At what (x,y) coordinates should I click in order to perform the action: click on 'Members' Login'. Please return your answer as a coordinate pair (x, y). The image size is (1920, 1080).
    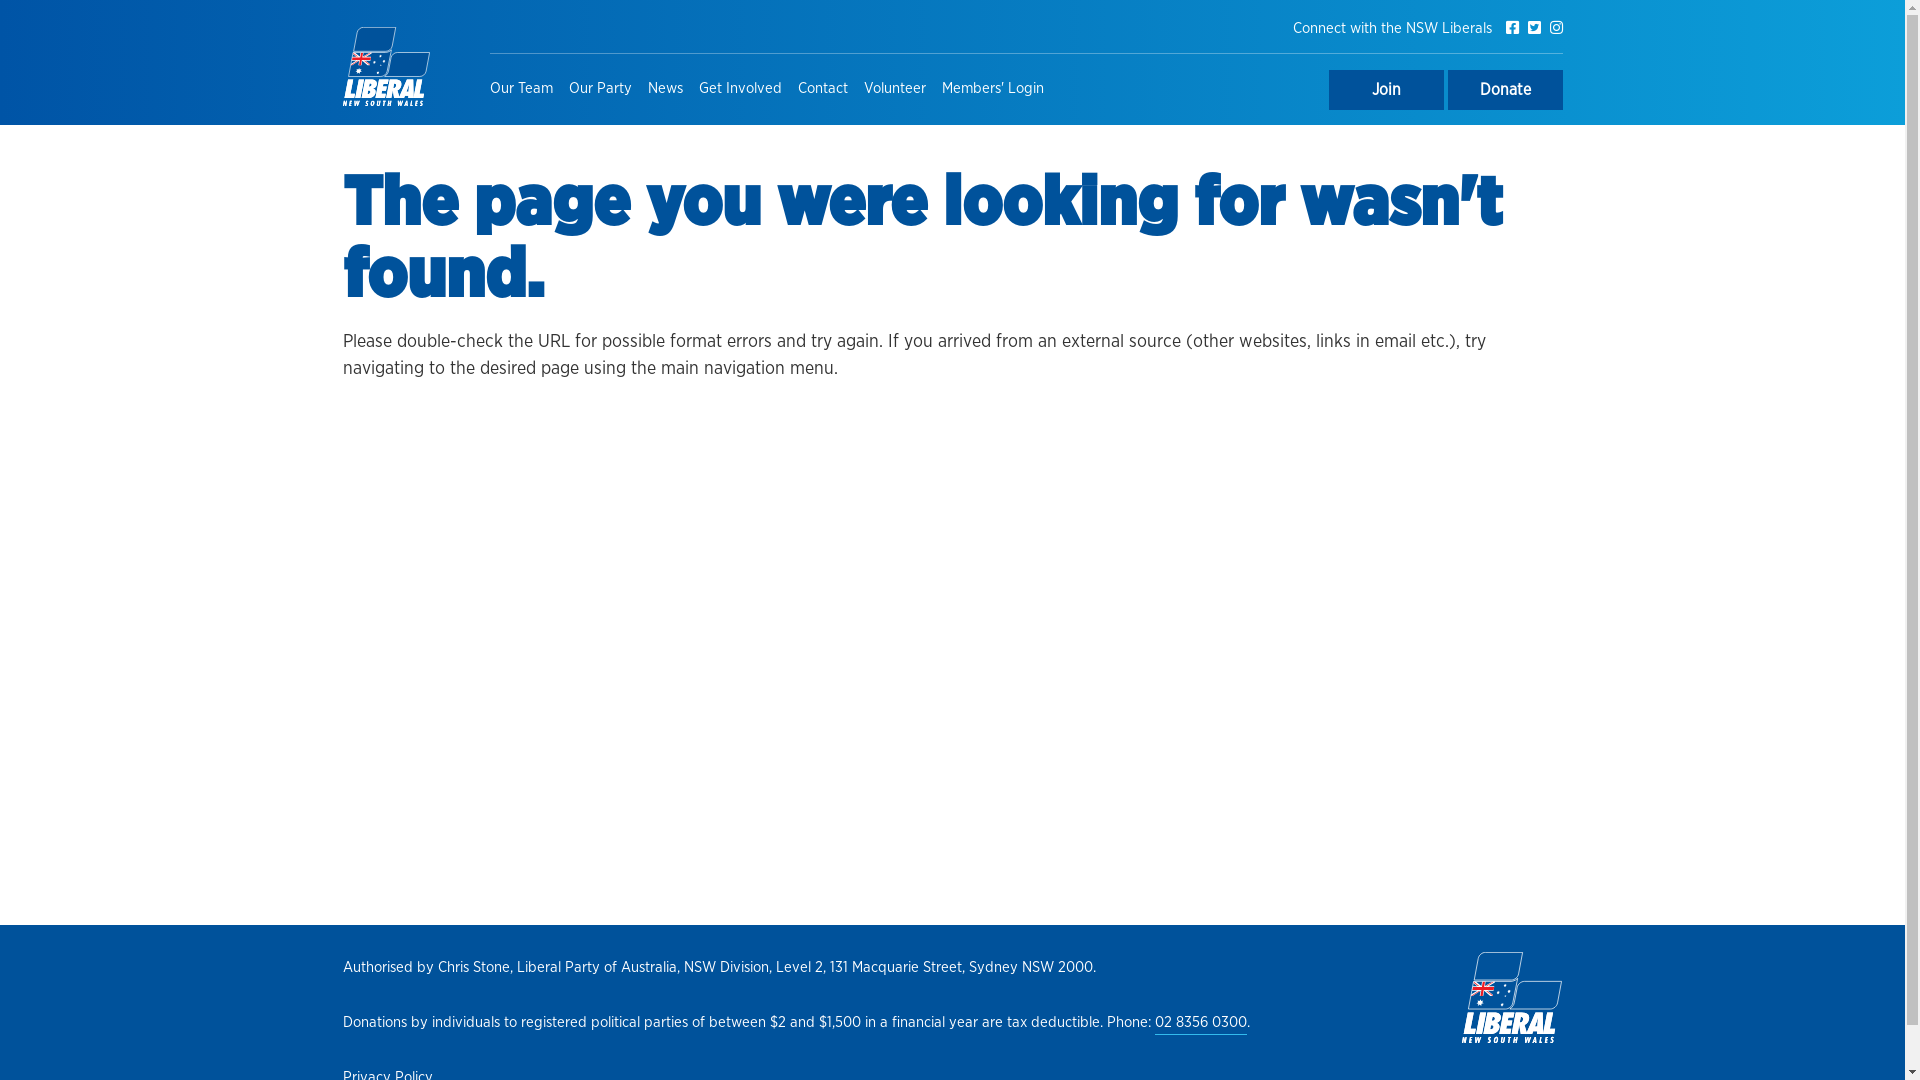
    Looking at the image, I should click on (993, 88).